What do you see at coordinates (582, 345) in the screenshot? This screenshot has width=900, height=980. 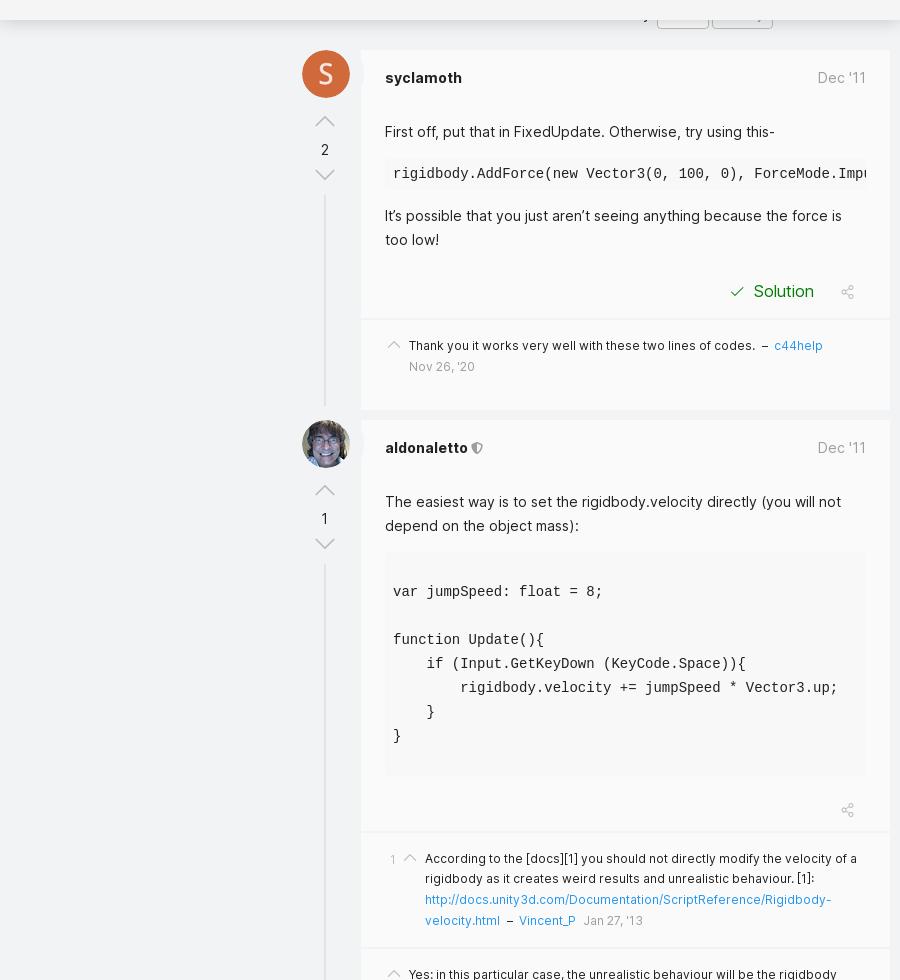 I see `'Thank you it works very well with these two lines of codes.'` at bounding box center [582, 345].